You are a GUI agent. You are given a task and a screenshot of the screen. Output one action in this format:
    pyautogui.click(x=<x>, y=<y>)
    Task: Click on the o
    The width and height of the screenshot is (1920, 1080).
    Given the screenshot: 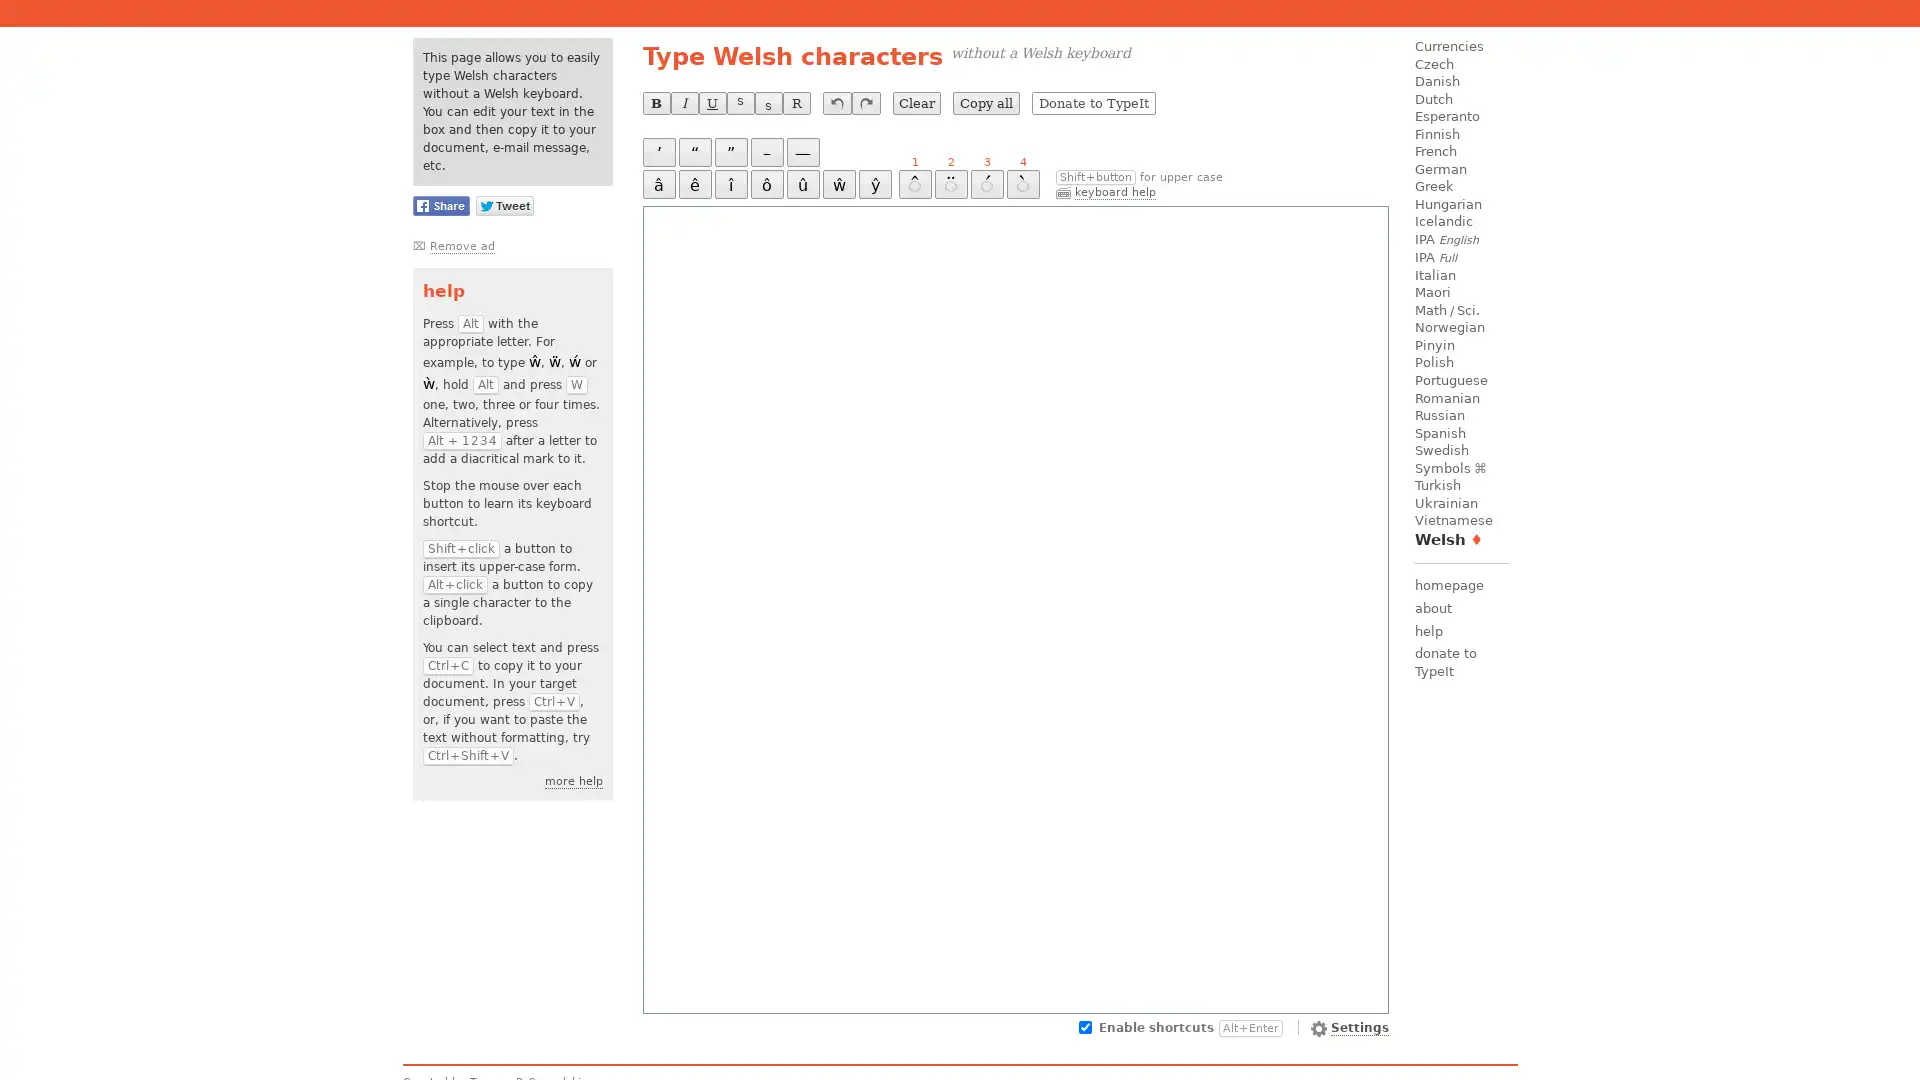 What is the action you would take?
    pyautogui.click(x=765, y=184)
    